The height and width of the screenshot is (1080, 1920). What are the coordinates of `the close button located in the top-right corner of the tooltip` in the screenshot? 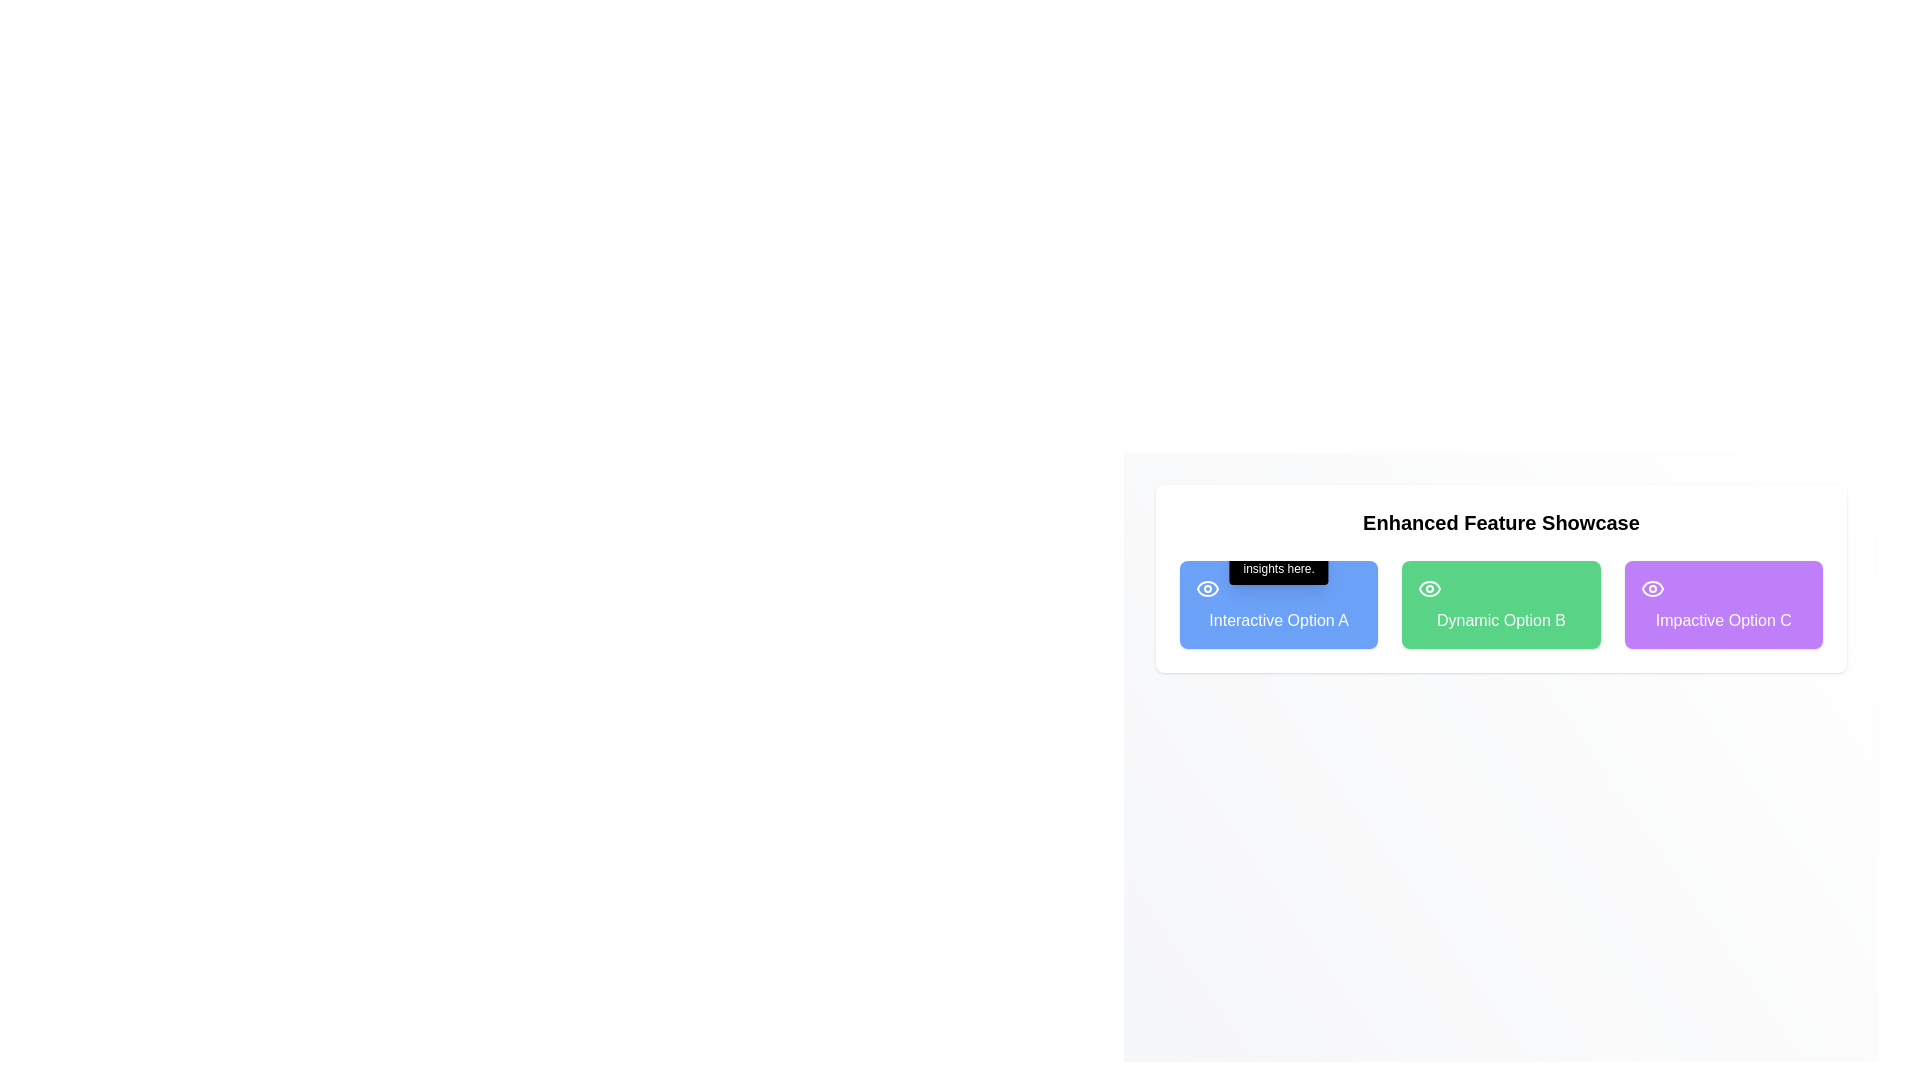 It's located at (1316, 531).